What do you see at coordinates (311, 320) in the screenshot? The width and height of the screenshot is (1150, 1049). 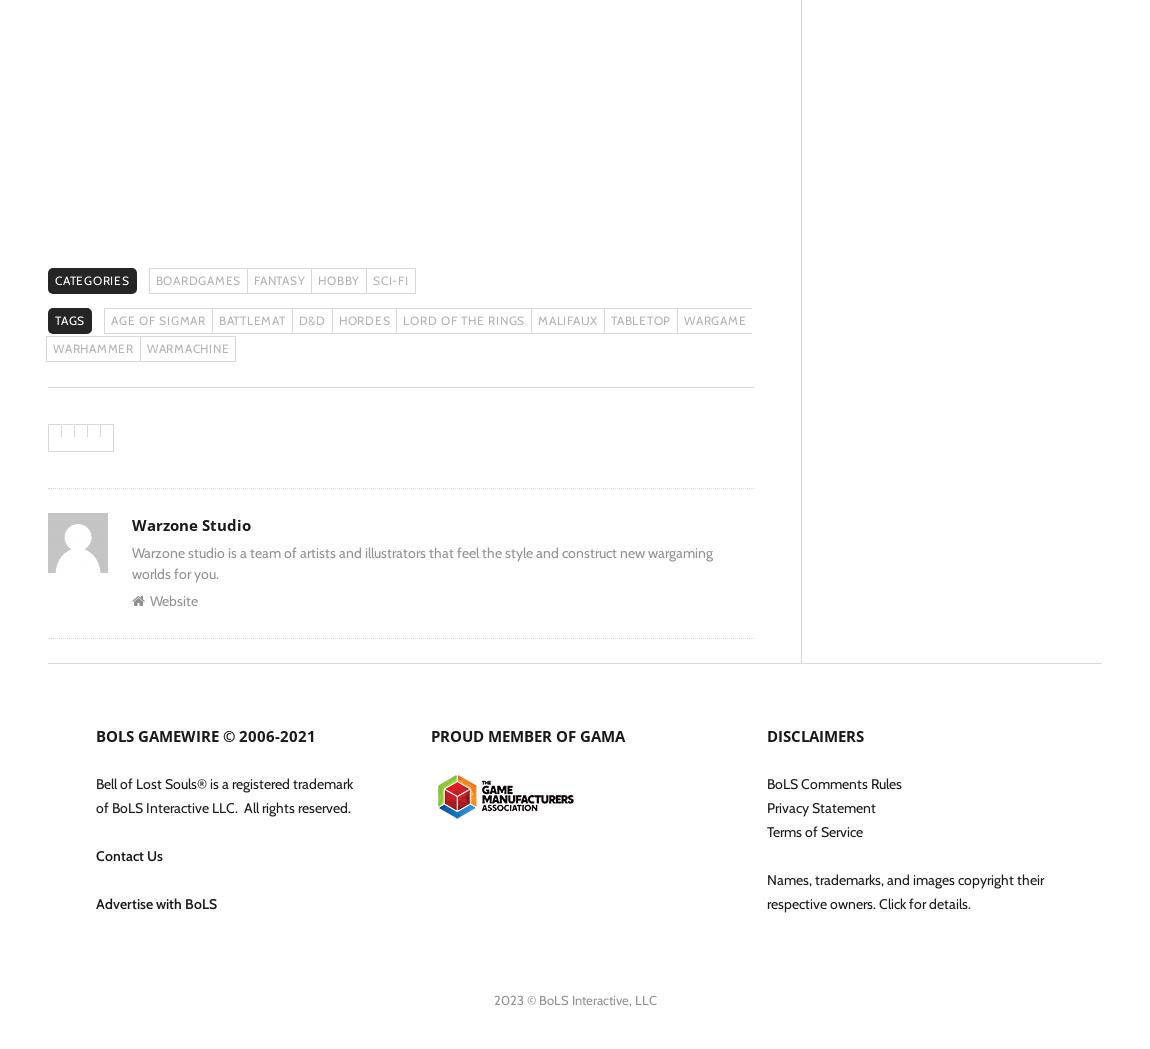 I see `'D&D'` at bounding box center [311, 320].